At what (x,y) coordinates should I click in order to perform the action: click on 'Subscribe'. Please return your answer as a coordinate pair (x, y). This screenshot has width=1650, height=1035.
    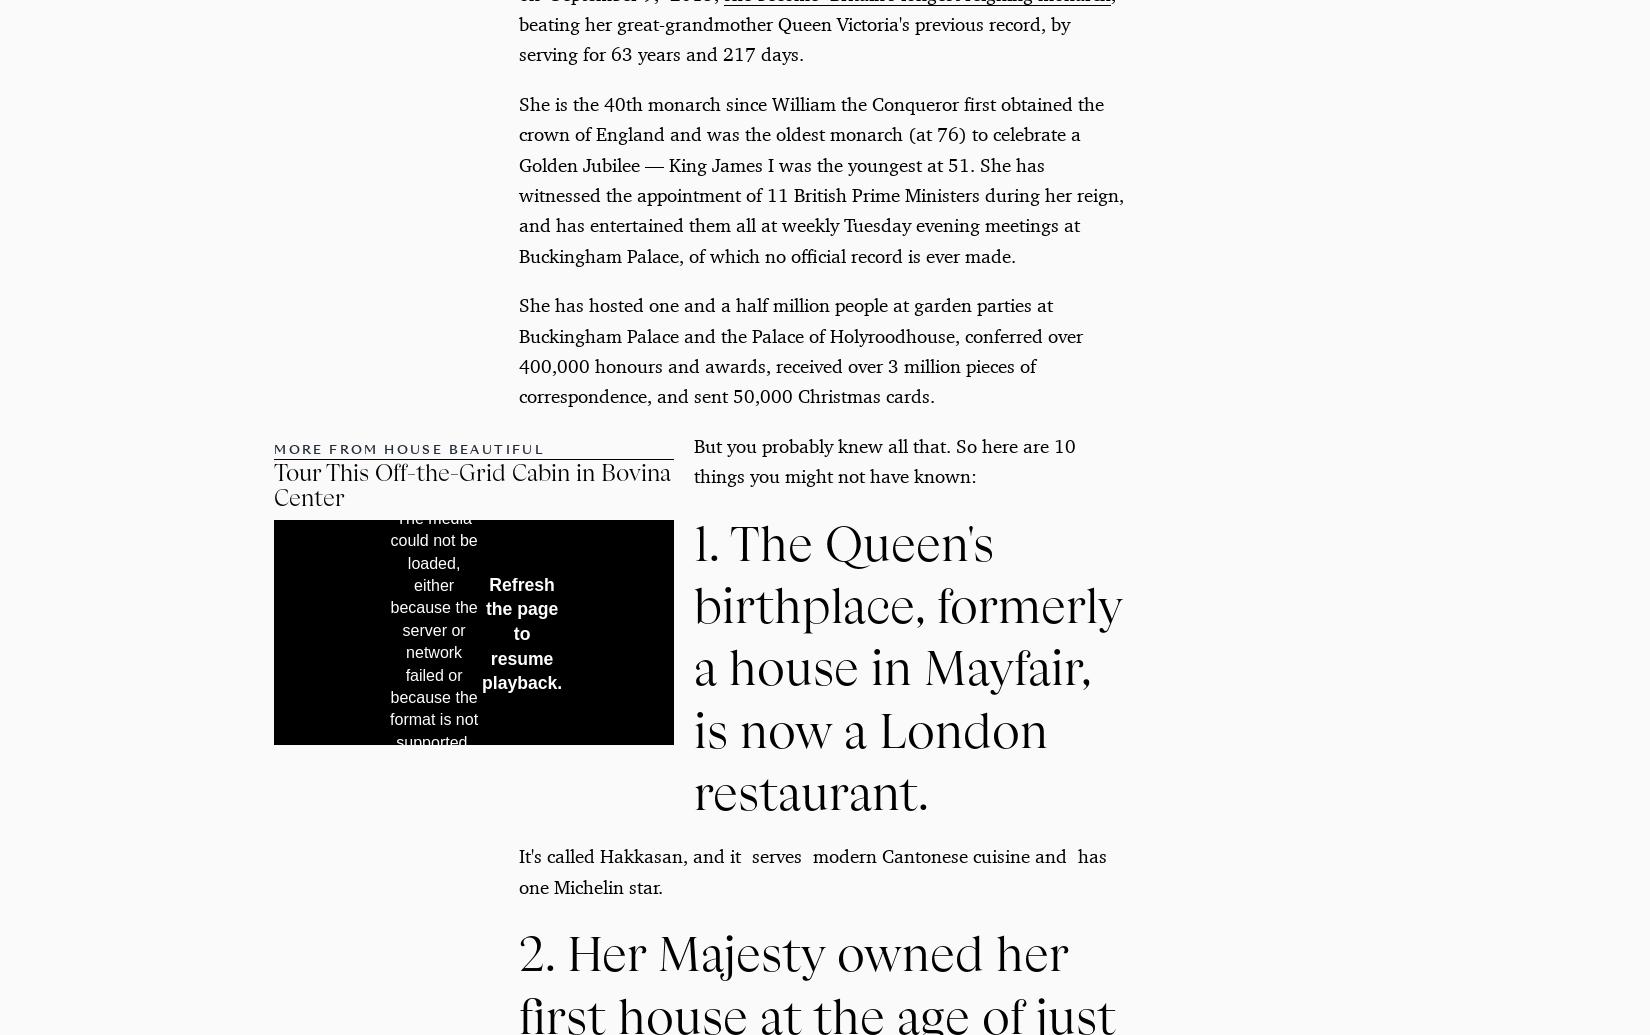
    Looking at the image, I should click on (298, 854).